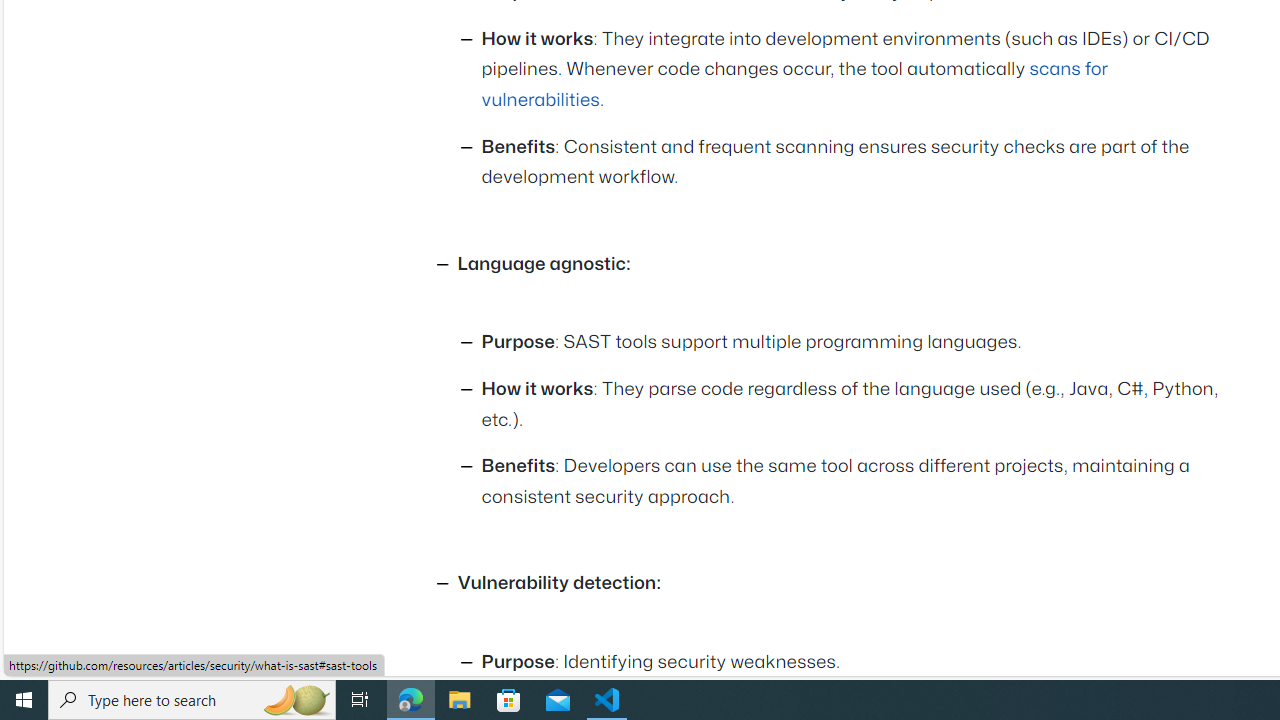  What do you see at coordinates (855, 342) in the screenshot?
I see `'Purpose: SAST tools support multiple programming languages.'` at bounding box center [855, 342].